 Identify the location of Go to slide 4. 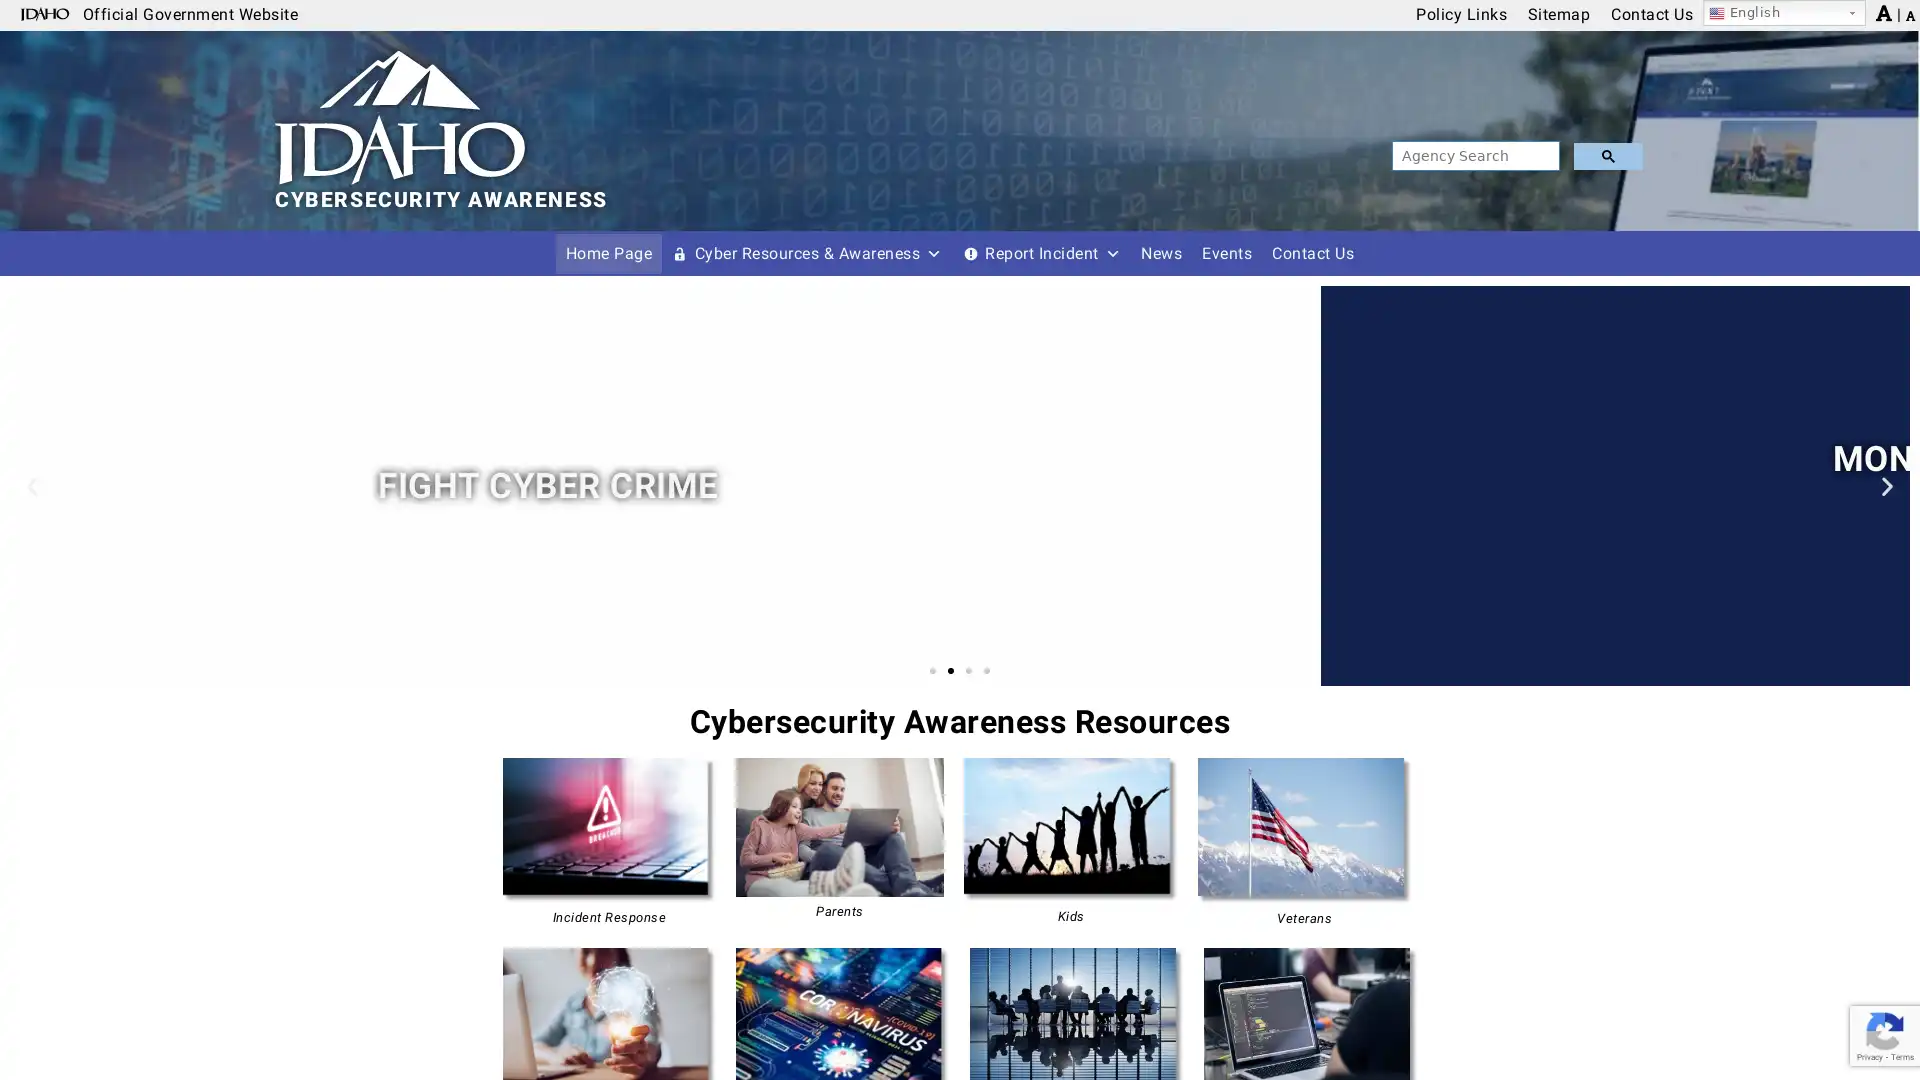
(987, 671).